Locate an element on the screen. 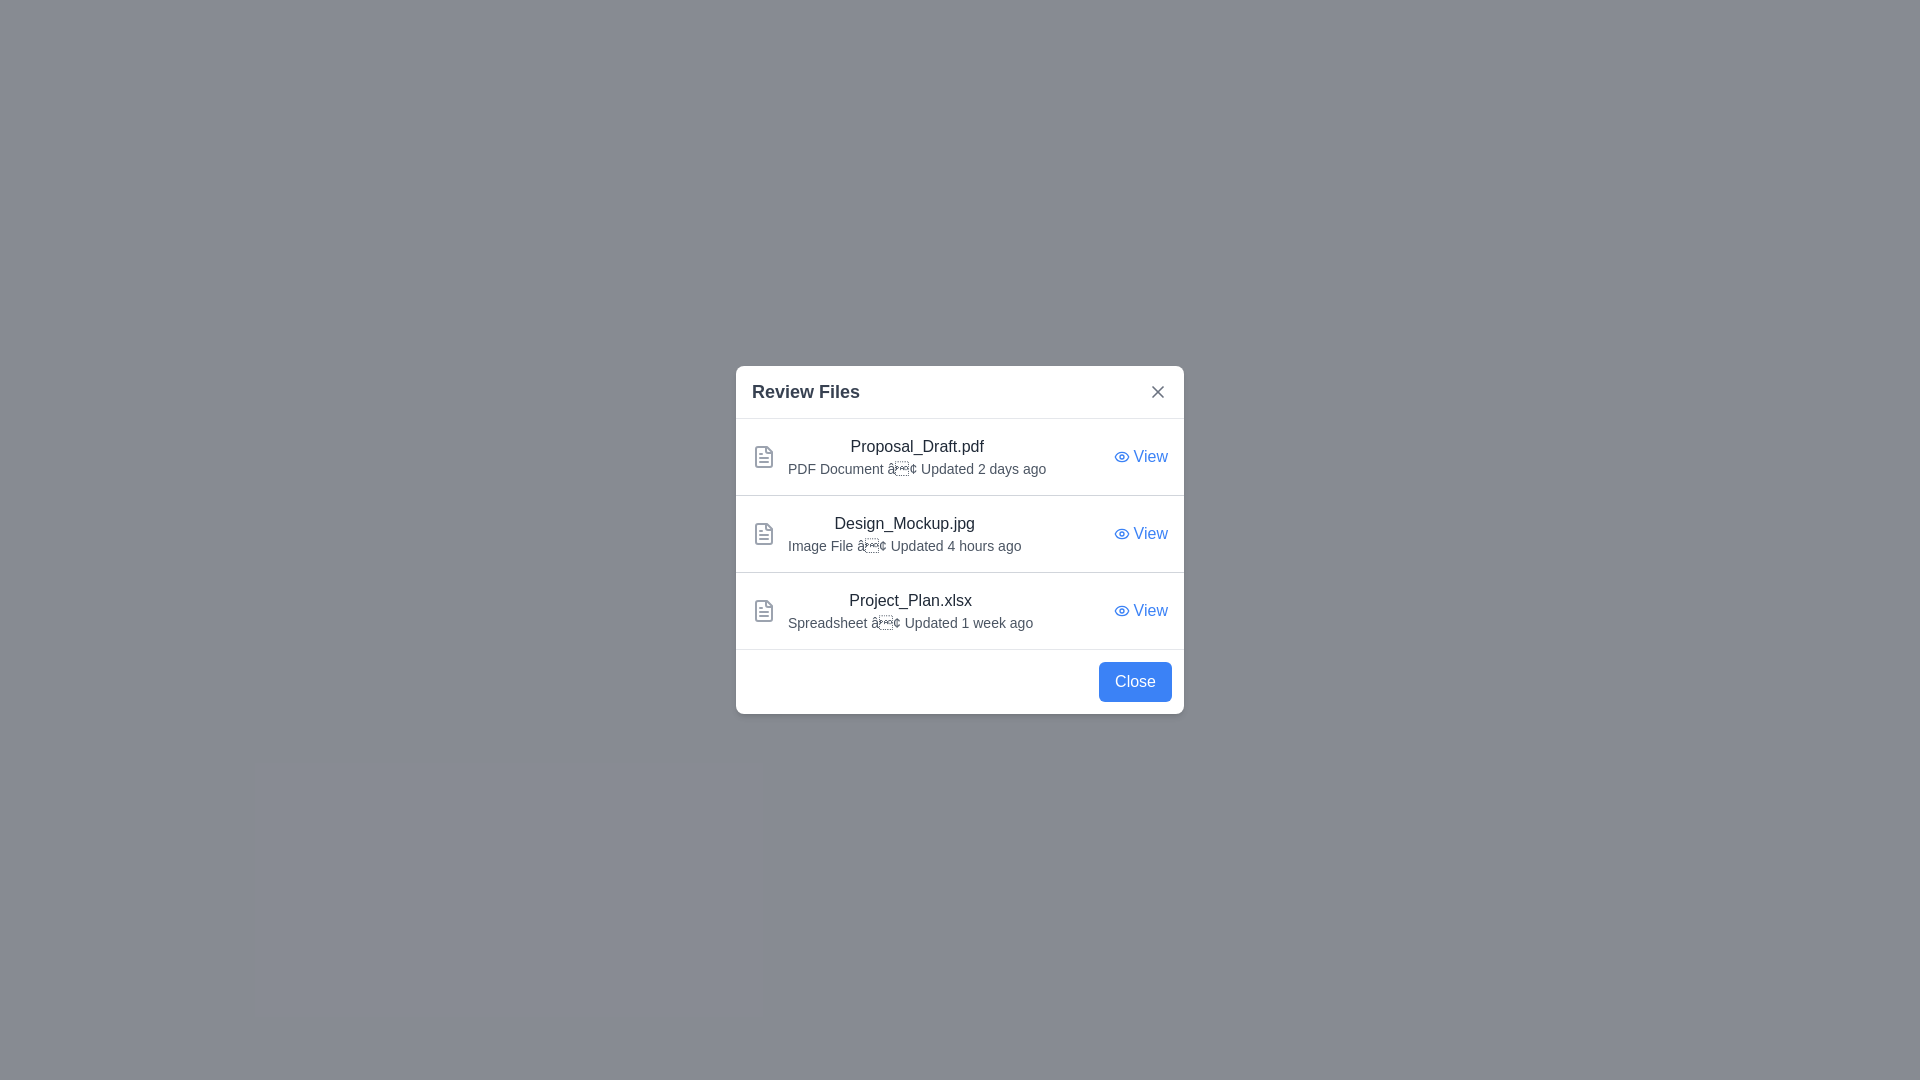  the 'Close' button to close the dialog is located at coordinates (1135, 681).